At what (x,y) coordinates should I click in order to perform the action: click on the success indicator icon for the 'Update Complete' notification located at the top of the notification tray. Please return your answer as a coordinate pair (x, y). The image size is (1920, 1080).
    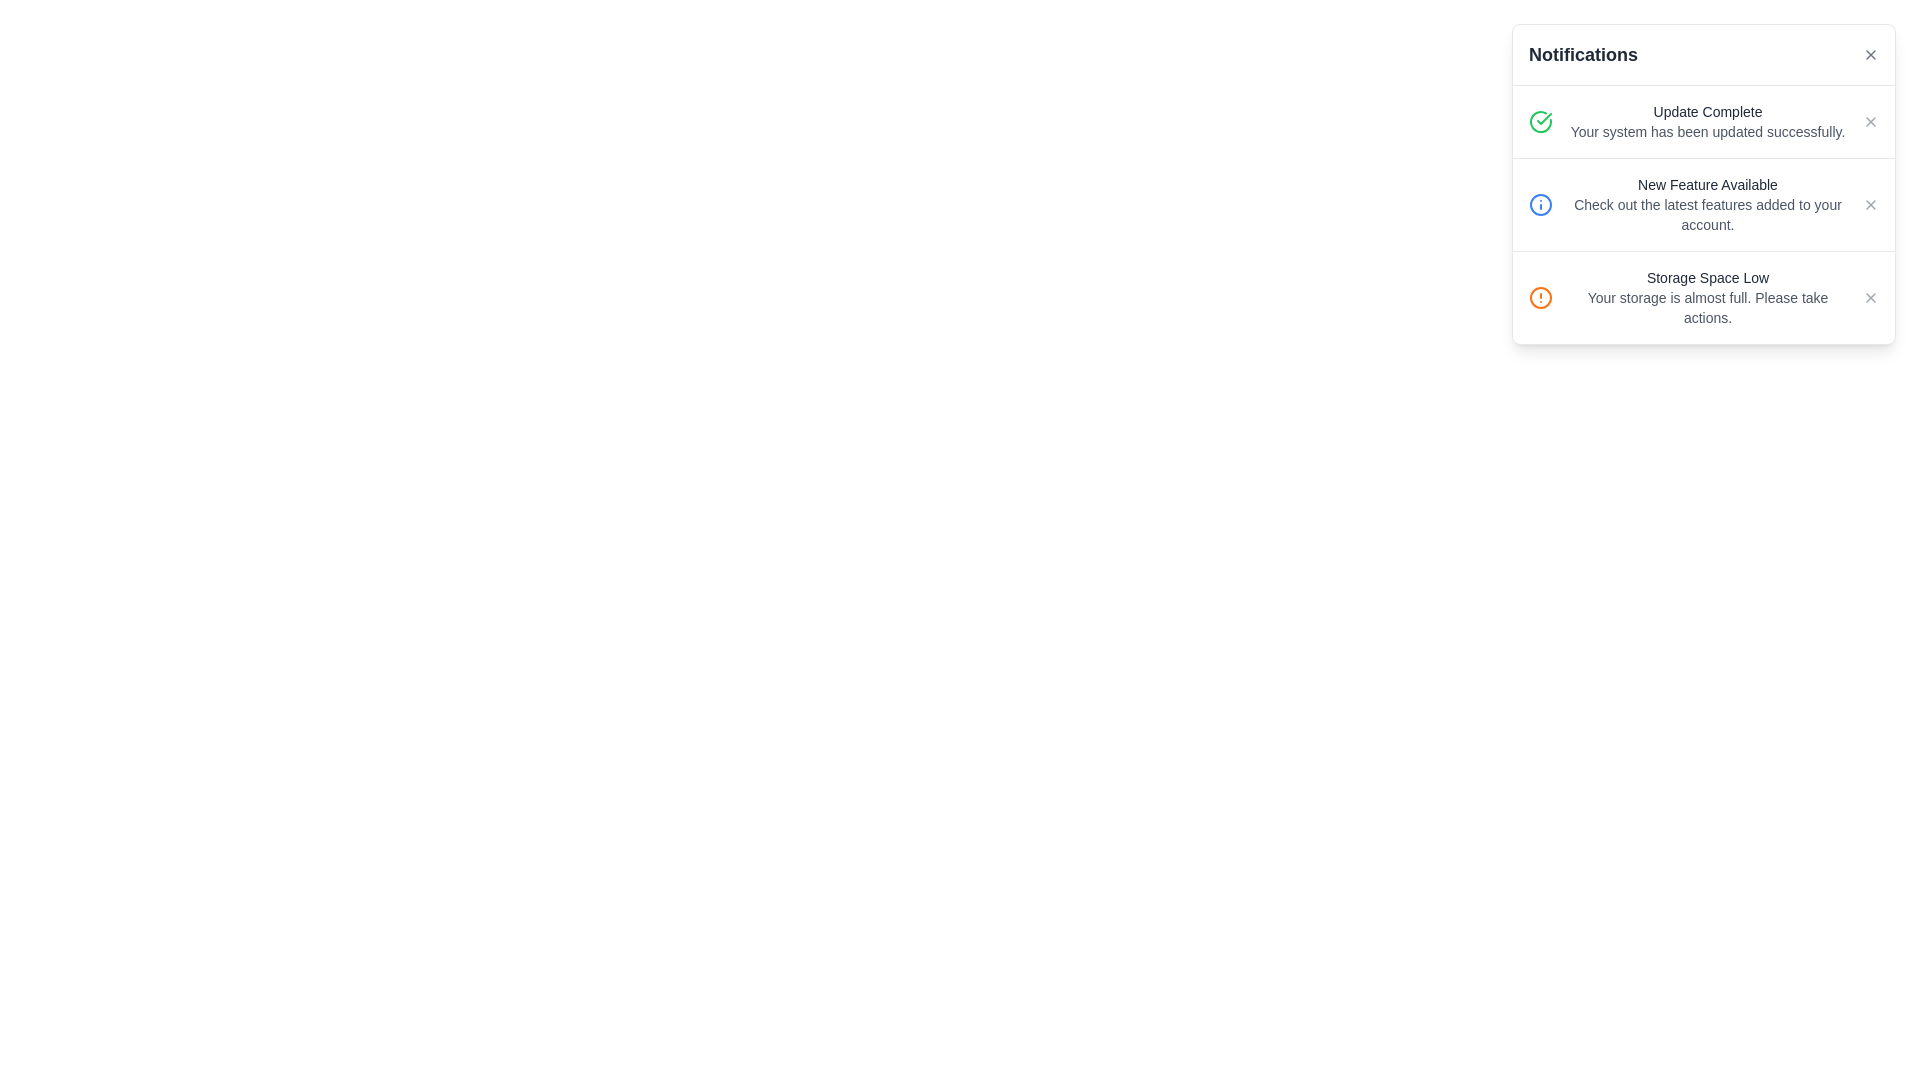
    Looking at the image, I should click on (1539, 122).